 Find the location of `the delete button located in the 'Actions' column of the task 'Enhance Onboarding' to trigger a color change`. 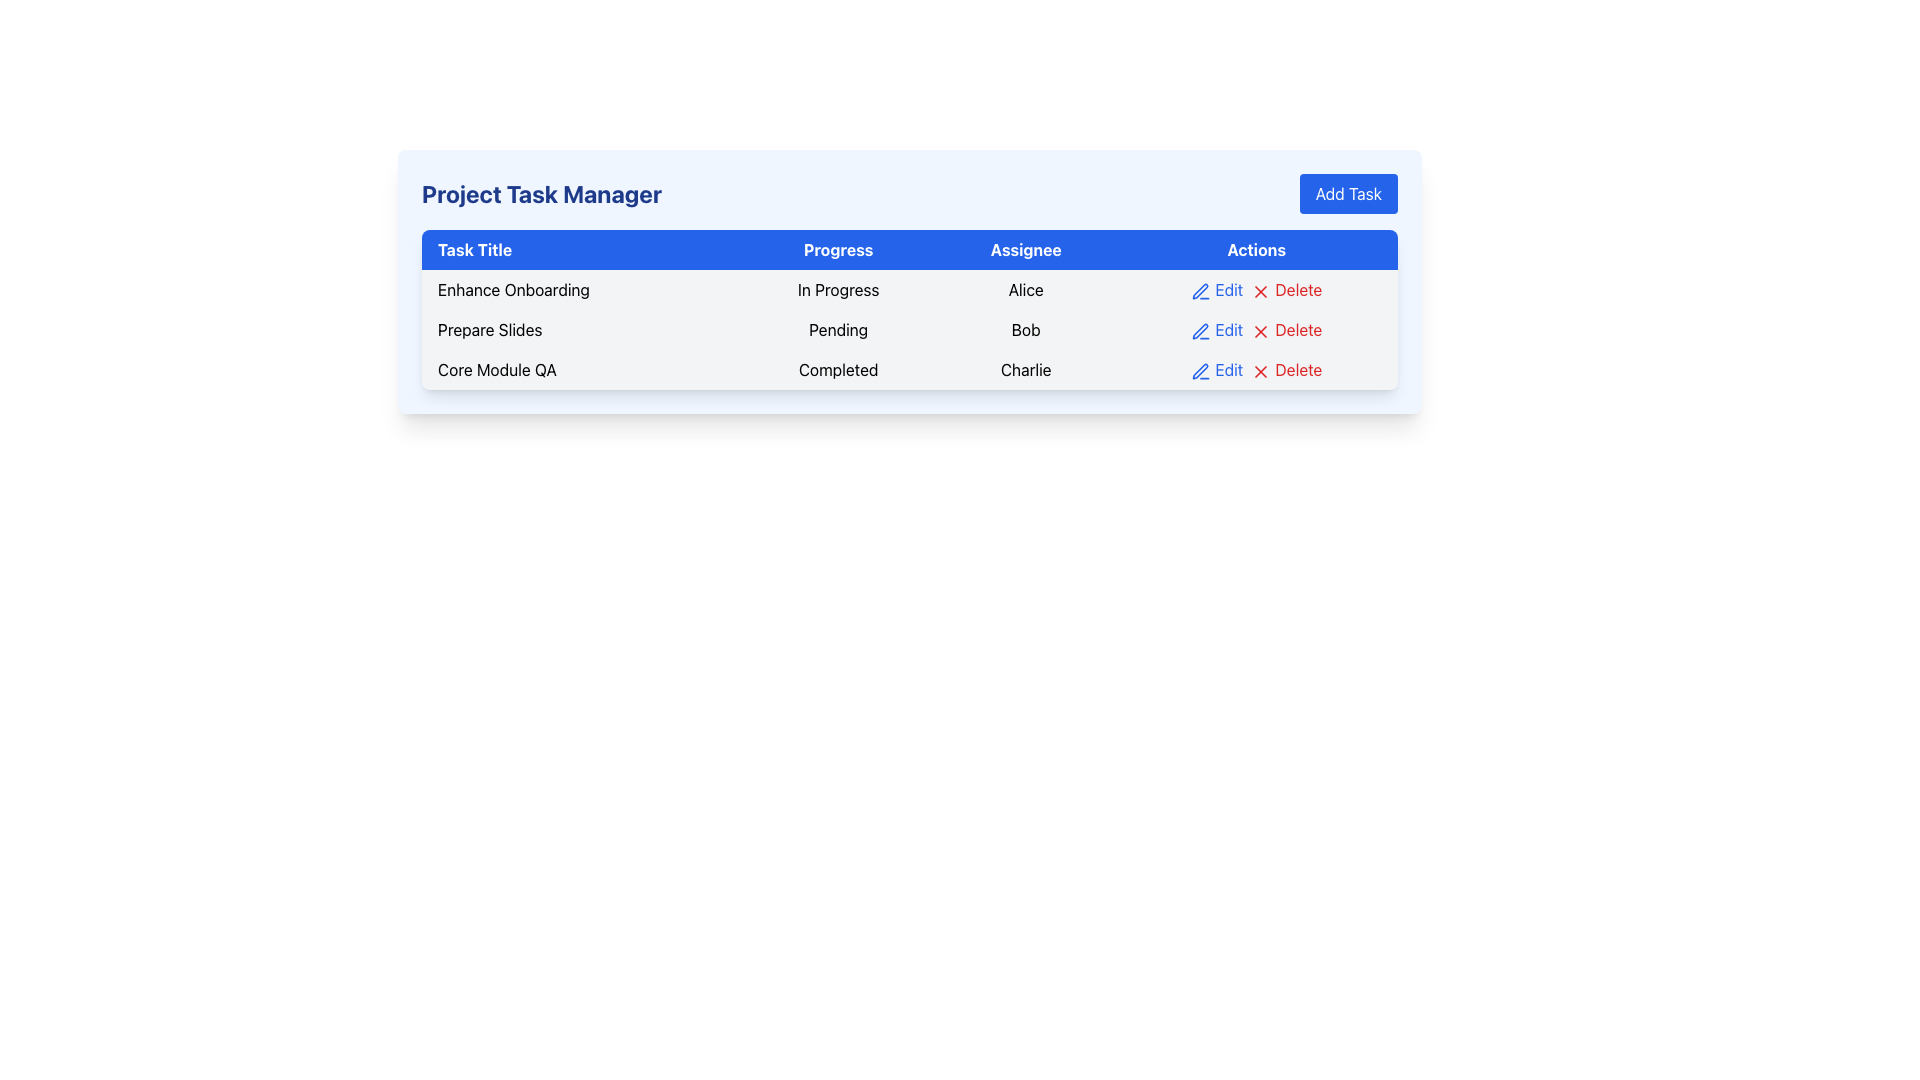

the delete button located in the 'Actions' column of the task 'Enhance Onboarding' to trigger a color change is located at coordinates (1286, 289).